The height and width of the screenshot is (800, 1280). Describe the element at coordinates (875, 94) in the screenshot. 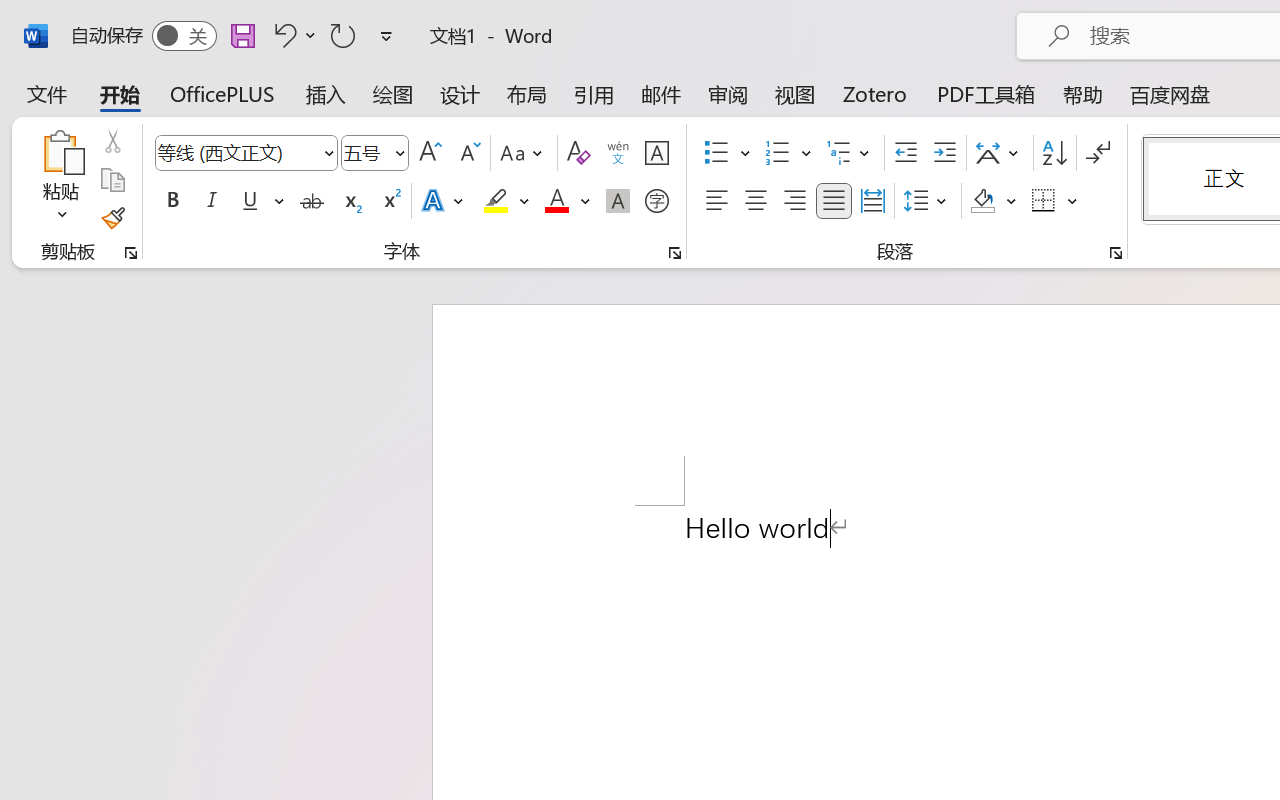

I see `'Zotero'` at that location.